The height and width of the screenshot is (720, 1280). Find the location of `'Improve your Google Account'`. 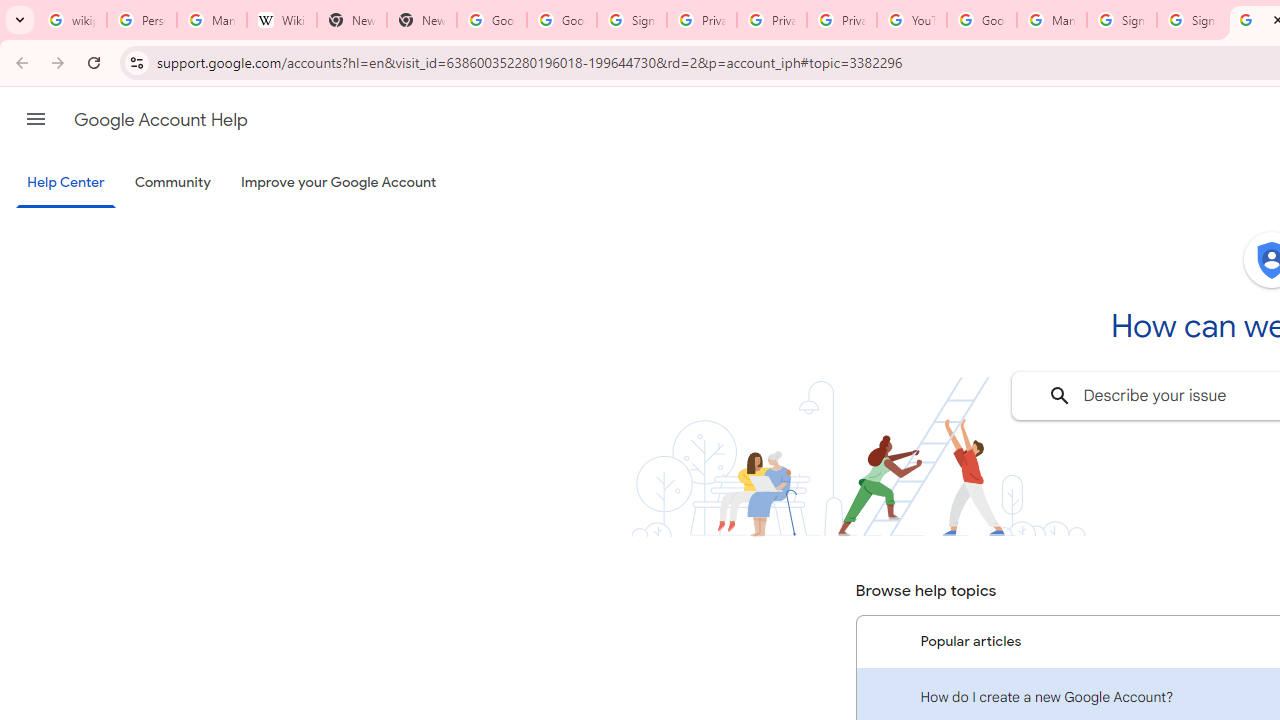

'Improve your Google Account' is located at coordinates (339, 183).